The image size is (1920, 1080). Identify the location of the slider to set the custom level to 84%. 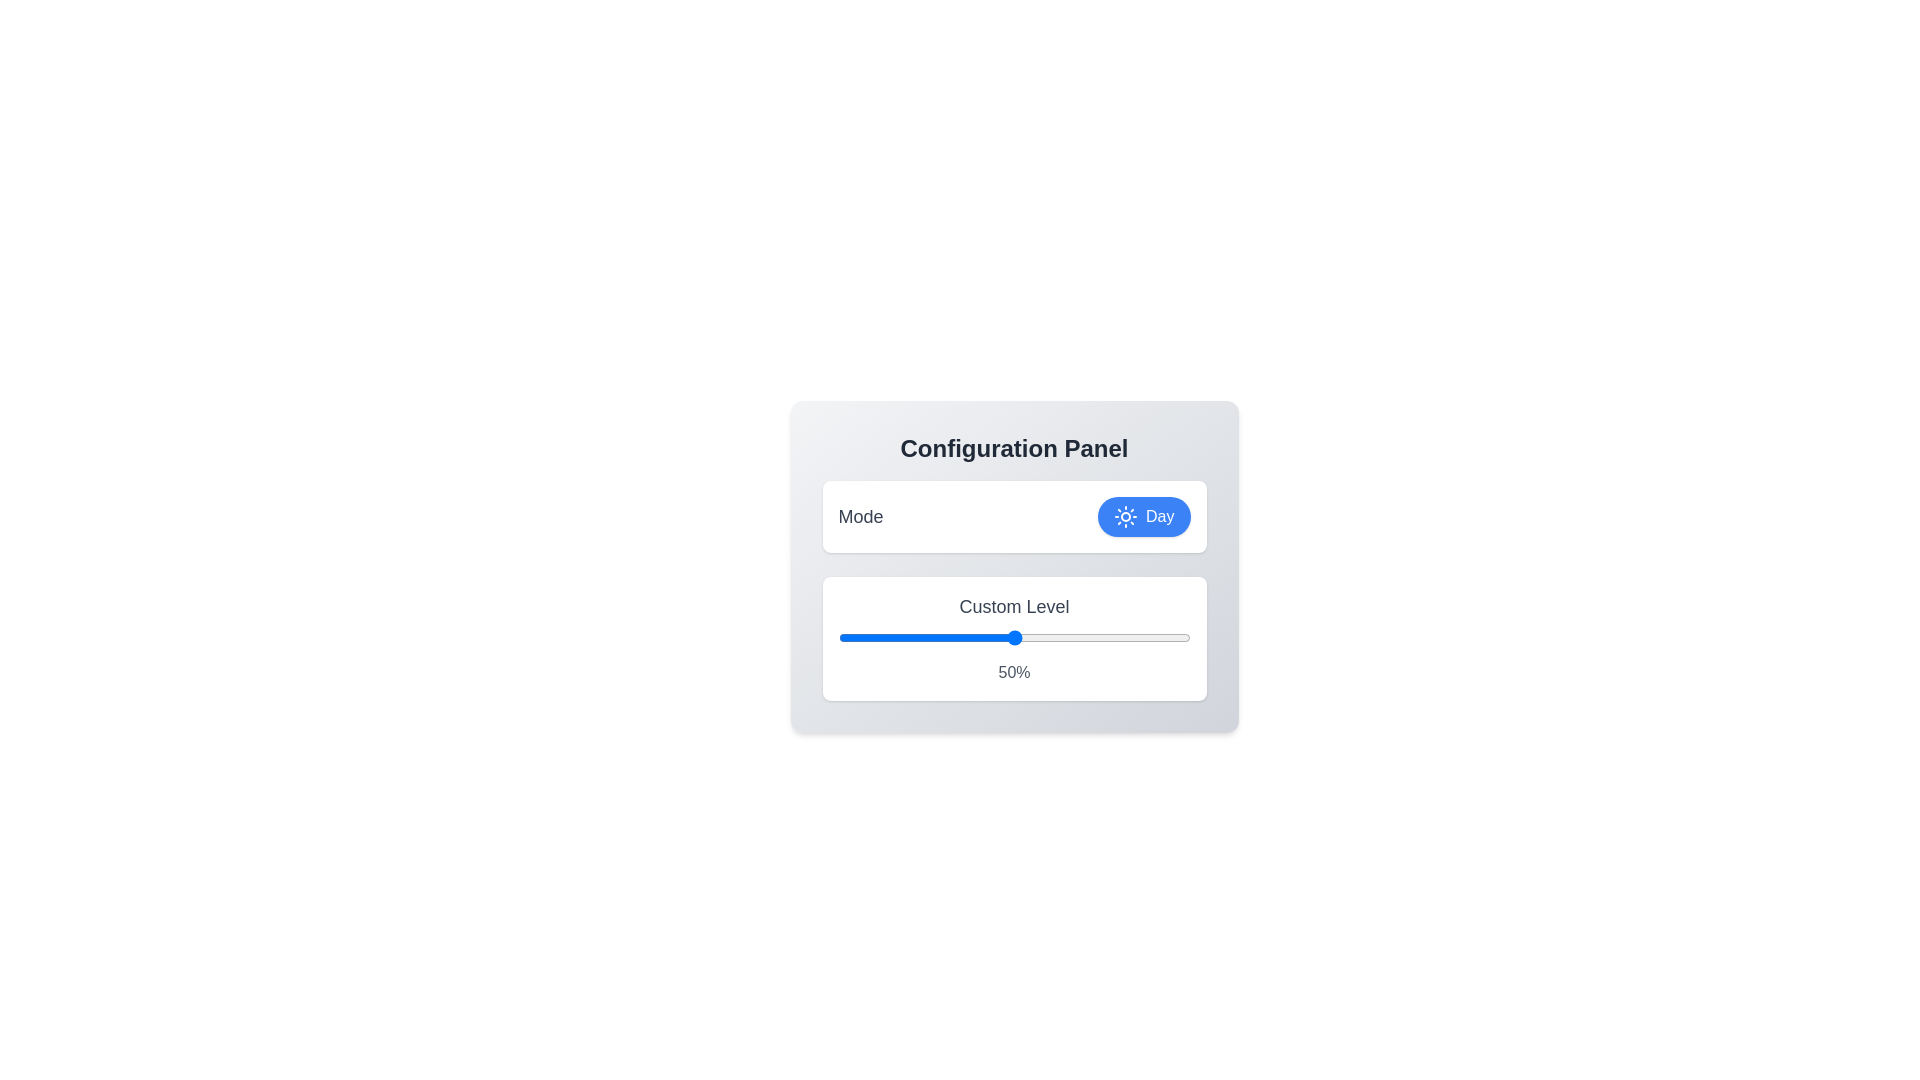
(1134, 637).